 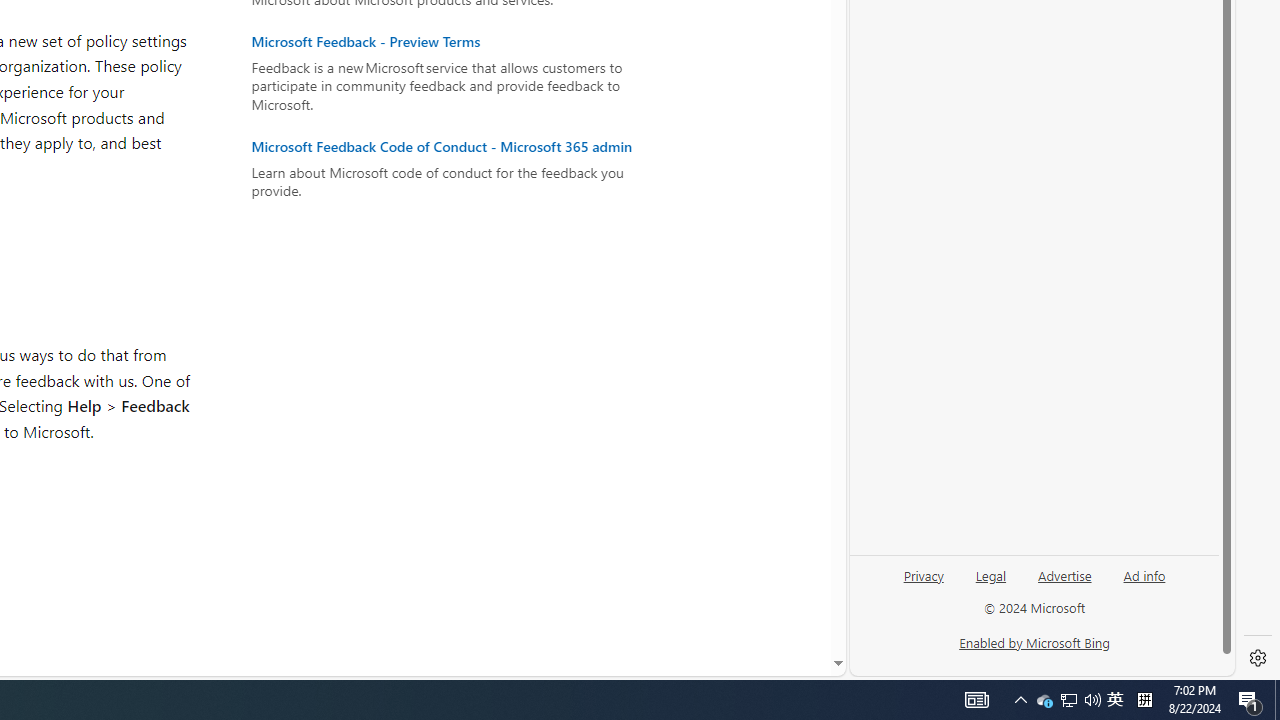 I want to click on 'Privacy', so click(x=922, y=574).